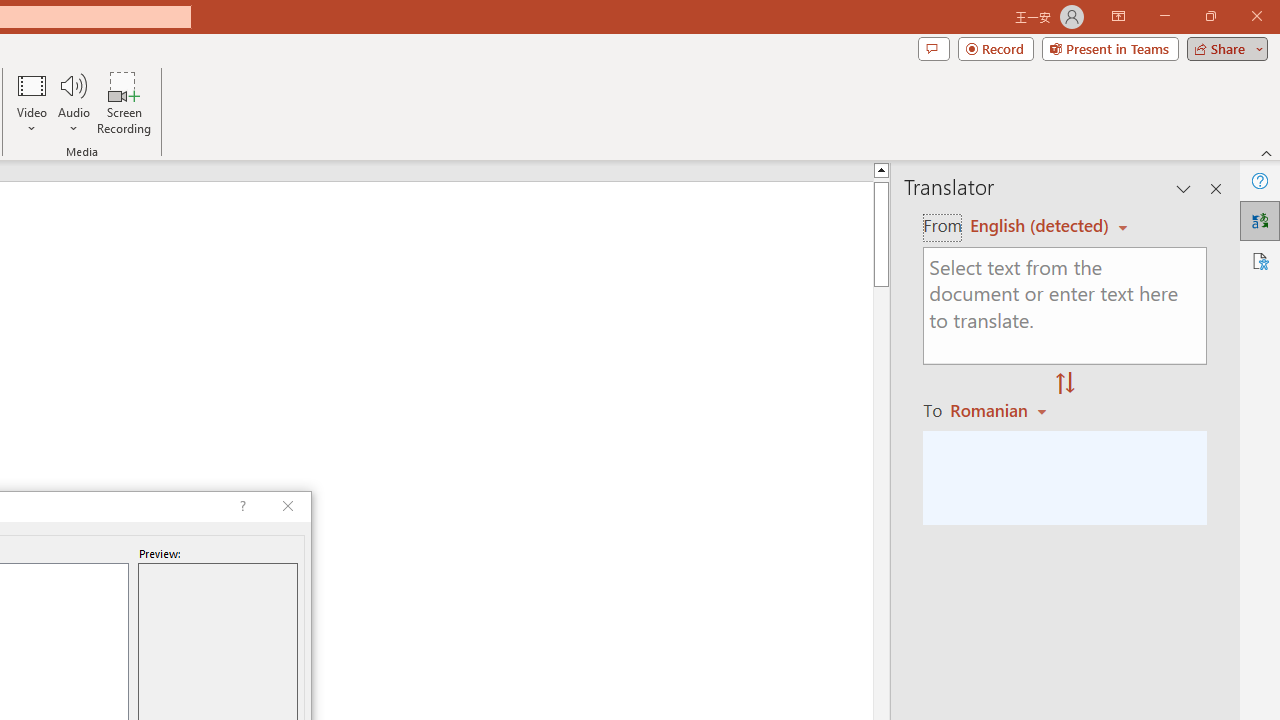 This screenshot has width=1280, height=720. Describe the element at coordinates (123, 103) in the screenshot. I see `'Screen Recording...'` at that location.